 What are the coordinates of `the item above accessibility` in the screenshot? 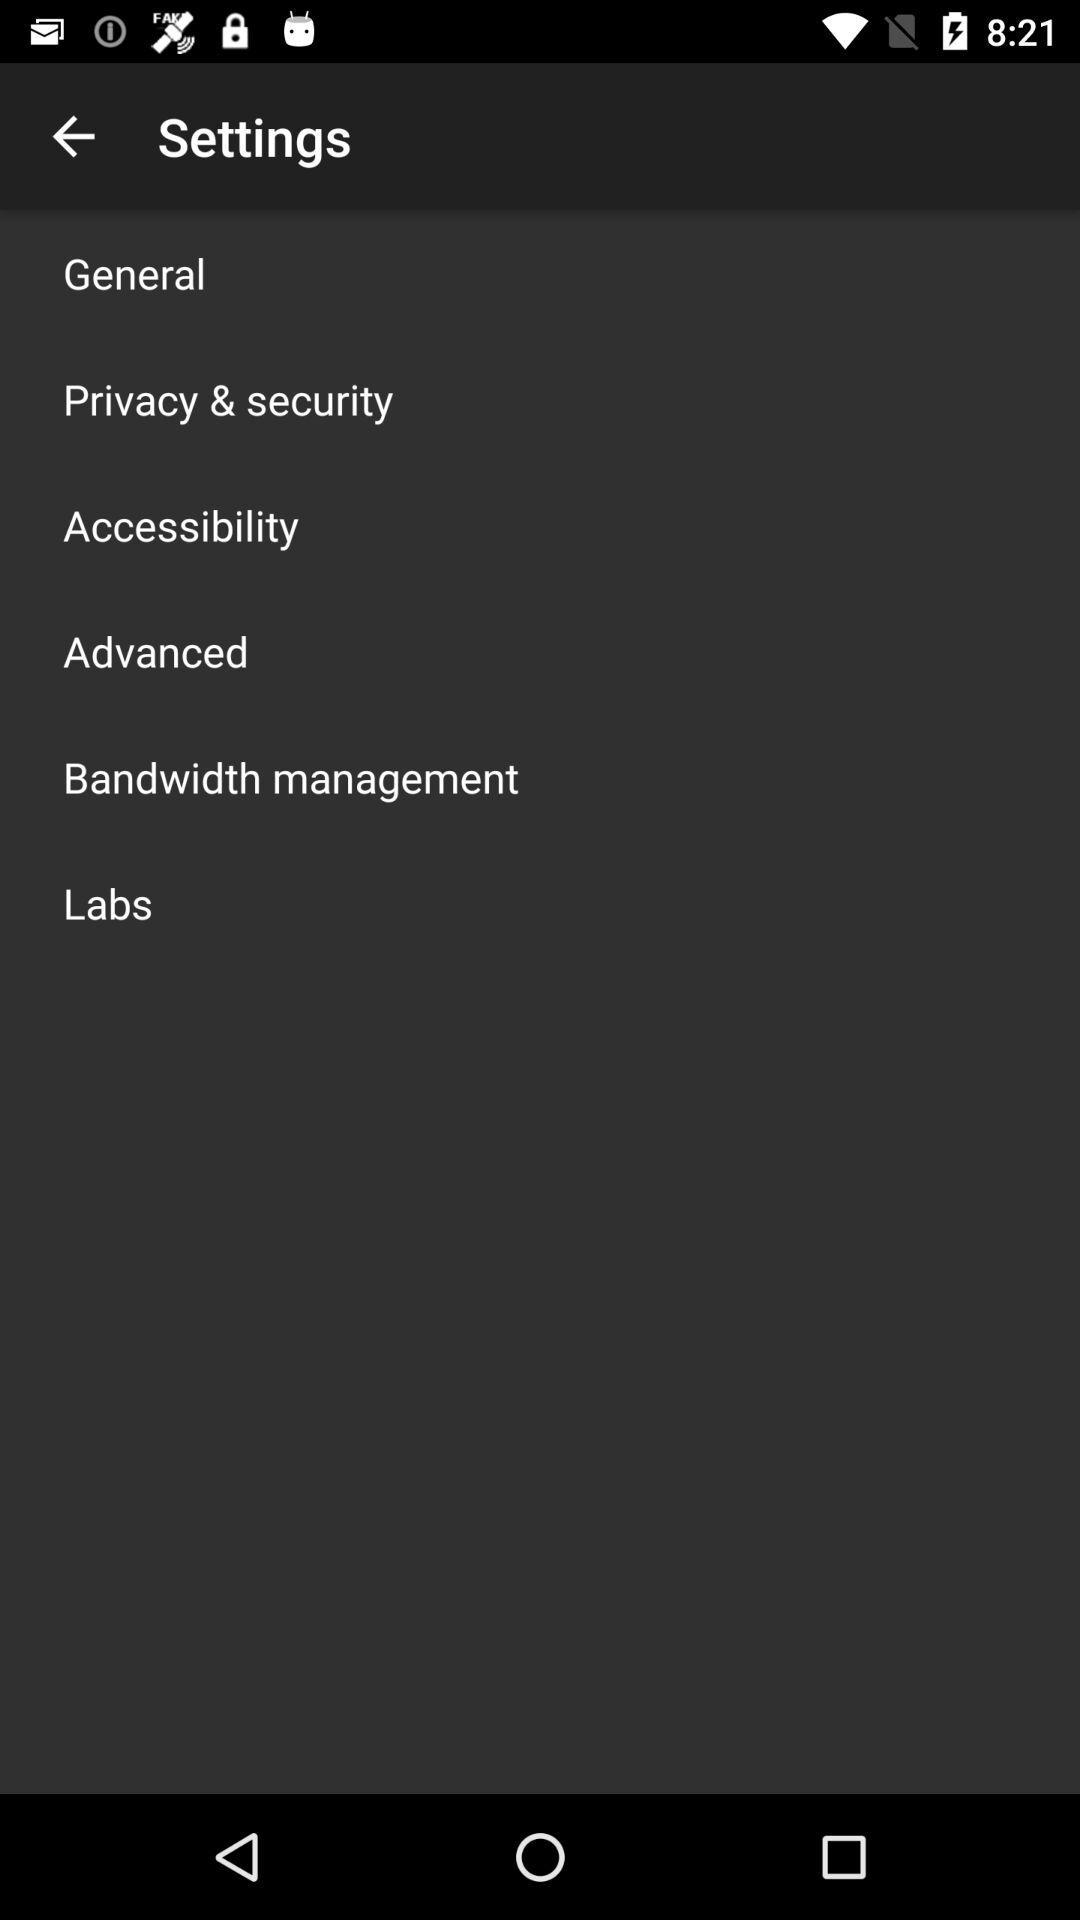 It's located at (227, 398).